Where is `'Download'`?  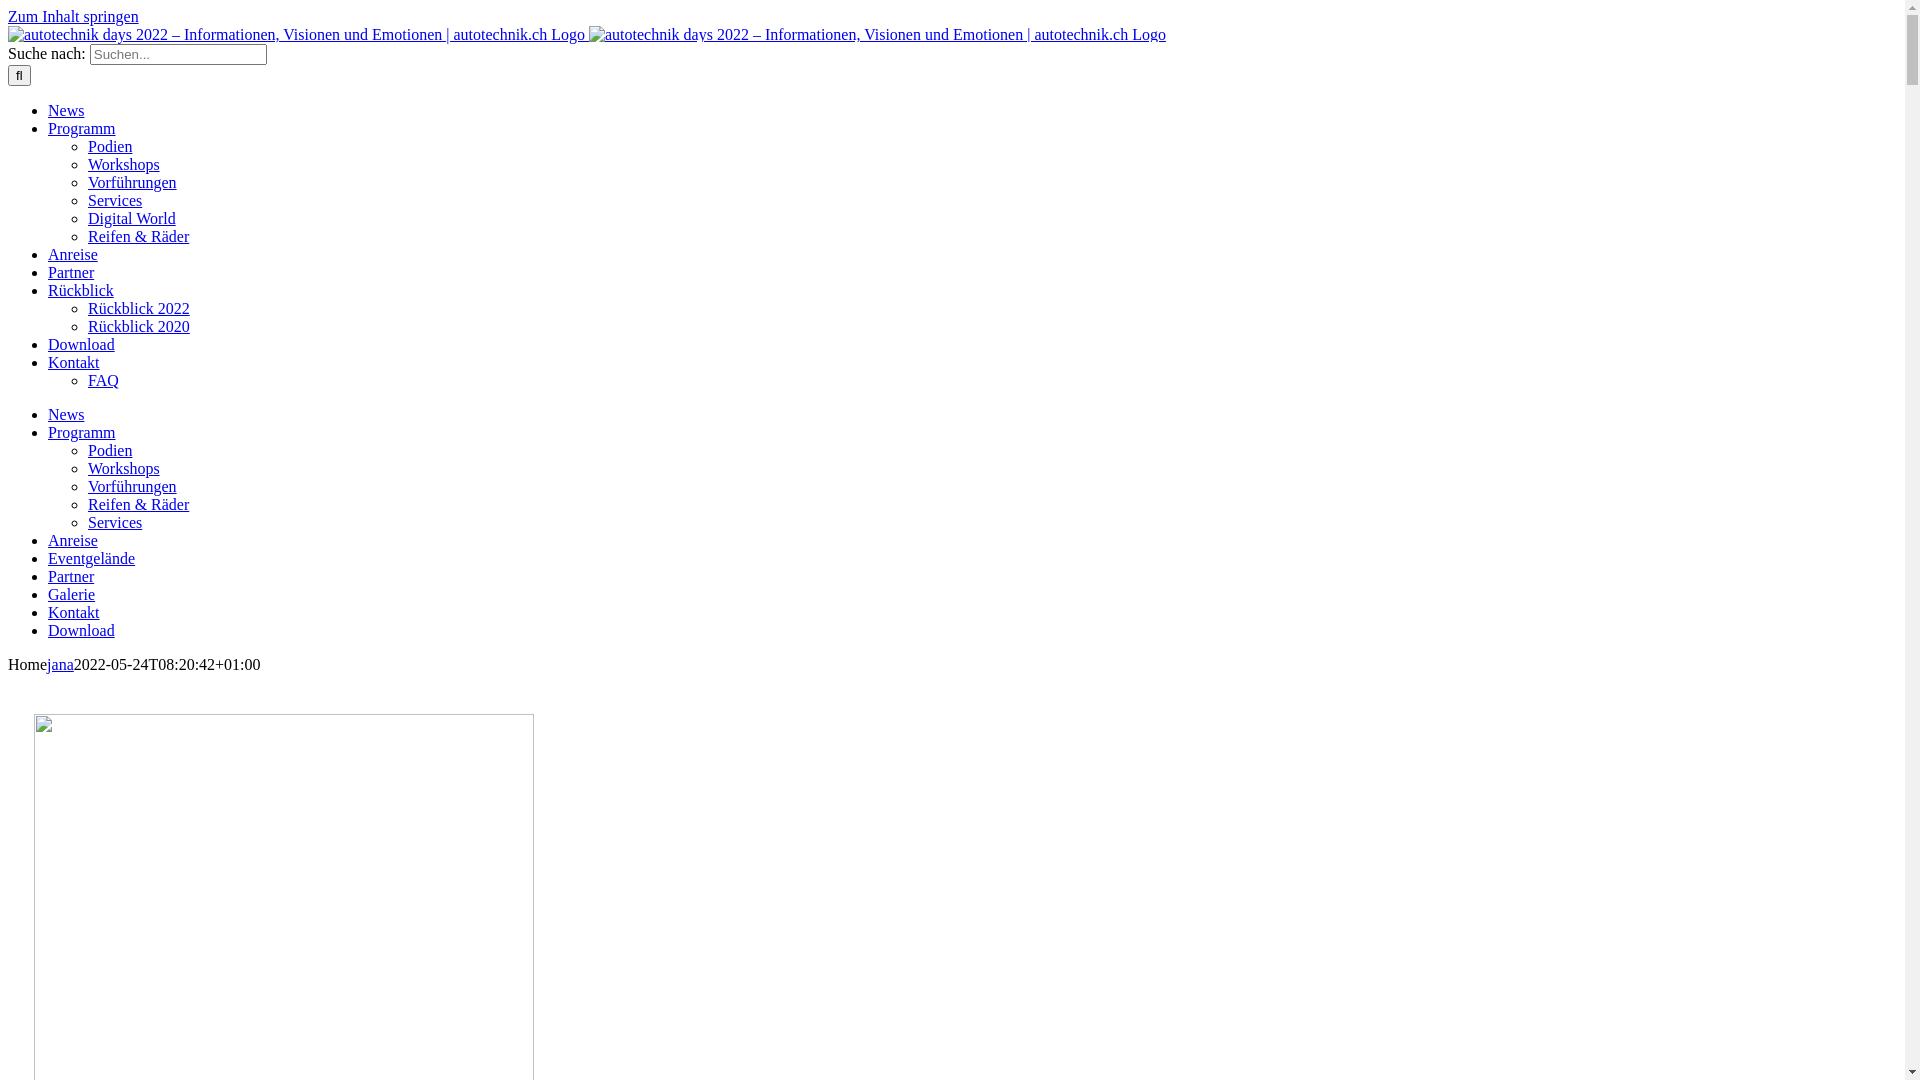 'Download' is located at coordinates (80, 343).